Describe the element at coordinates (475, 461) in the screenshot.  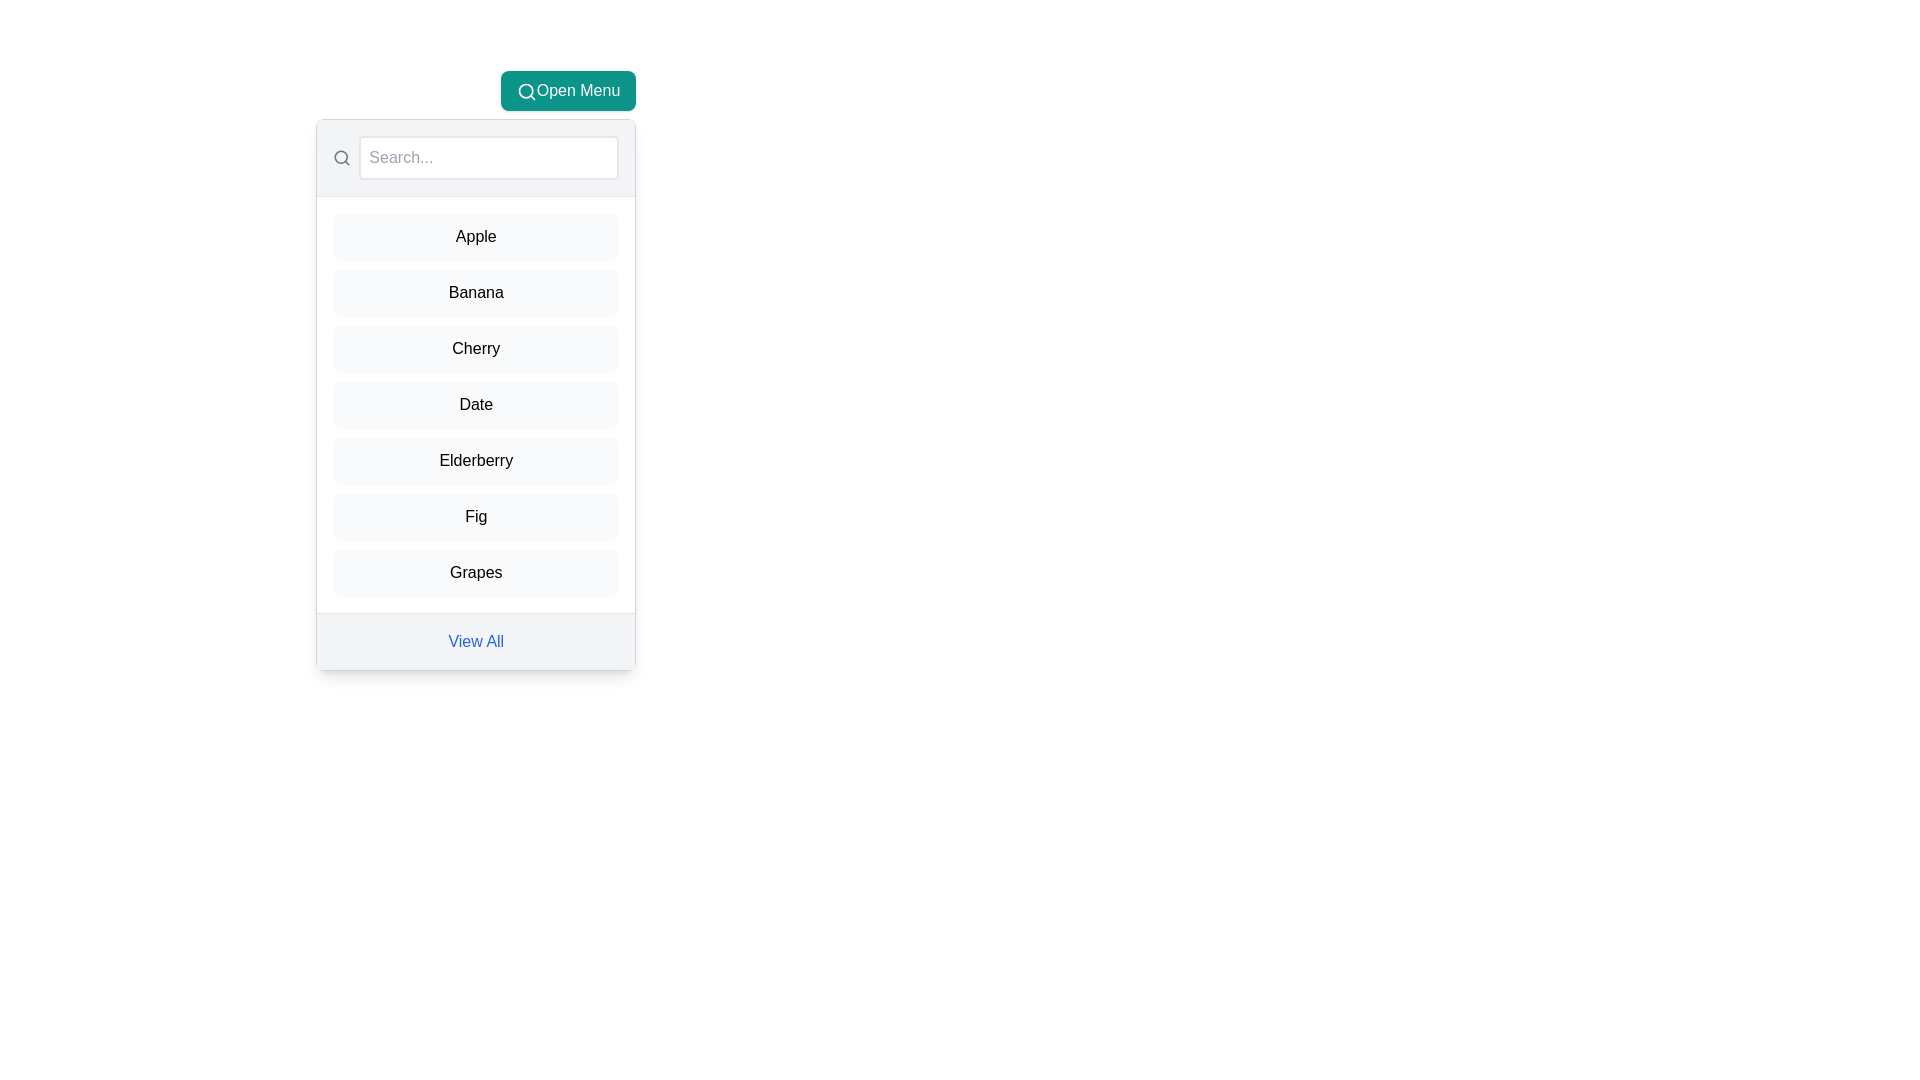
I see `the button-like menu item labeled 'Elderberry'` at that location.